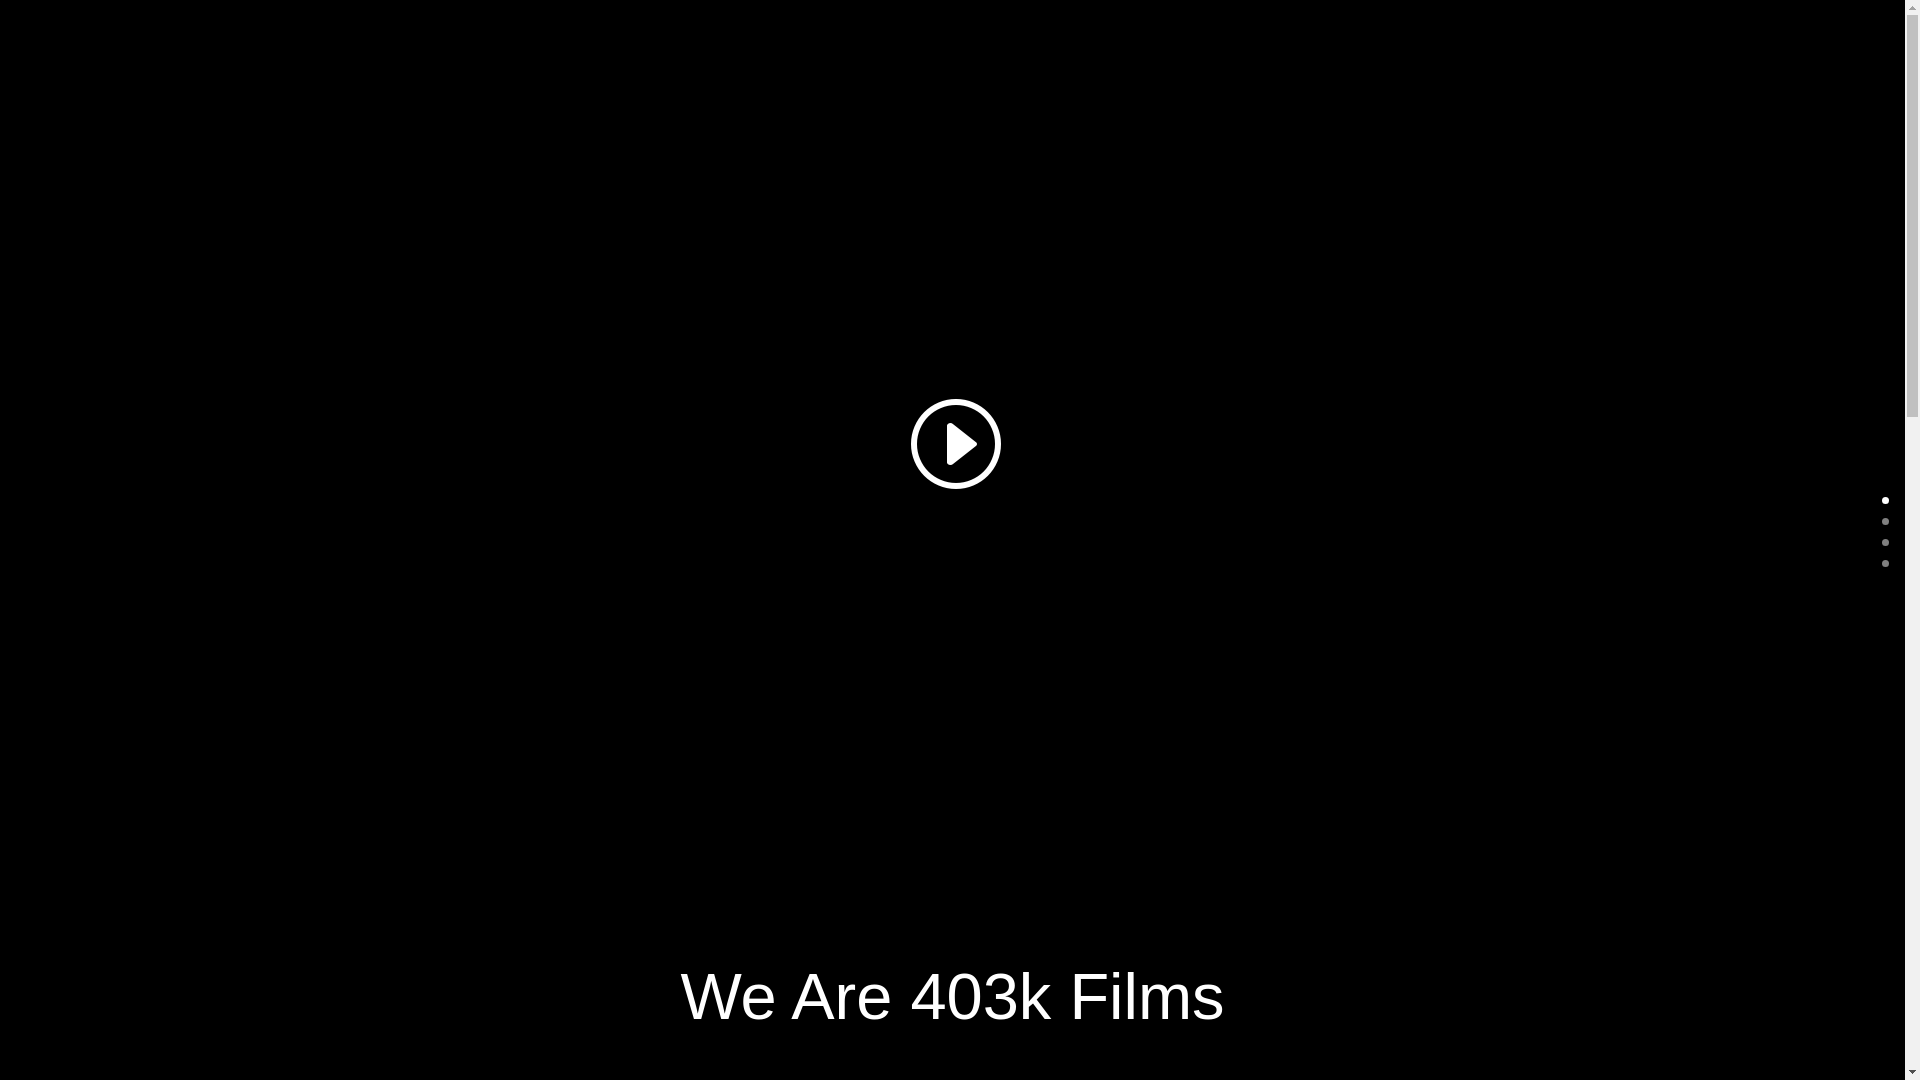  I want to click on 'Make Sneaker Culture Great Again - Web Series Teaser', so click(951, 440).